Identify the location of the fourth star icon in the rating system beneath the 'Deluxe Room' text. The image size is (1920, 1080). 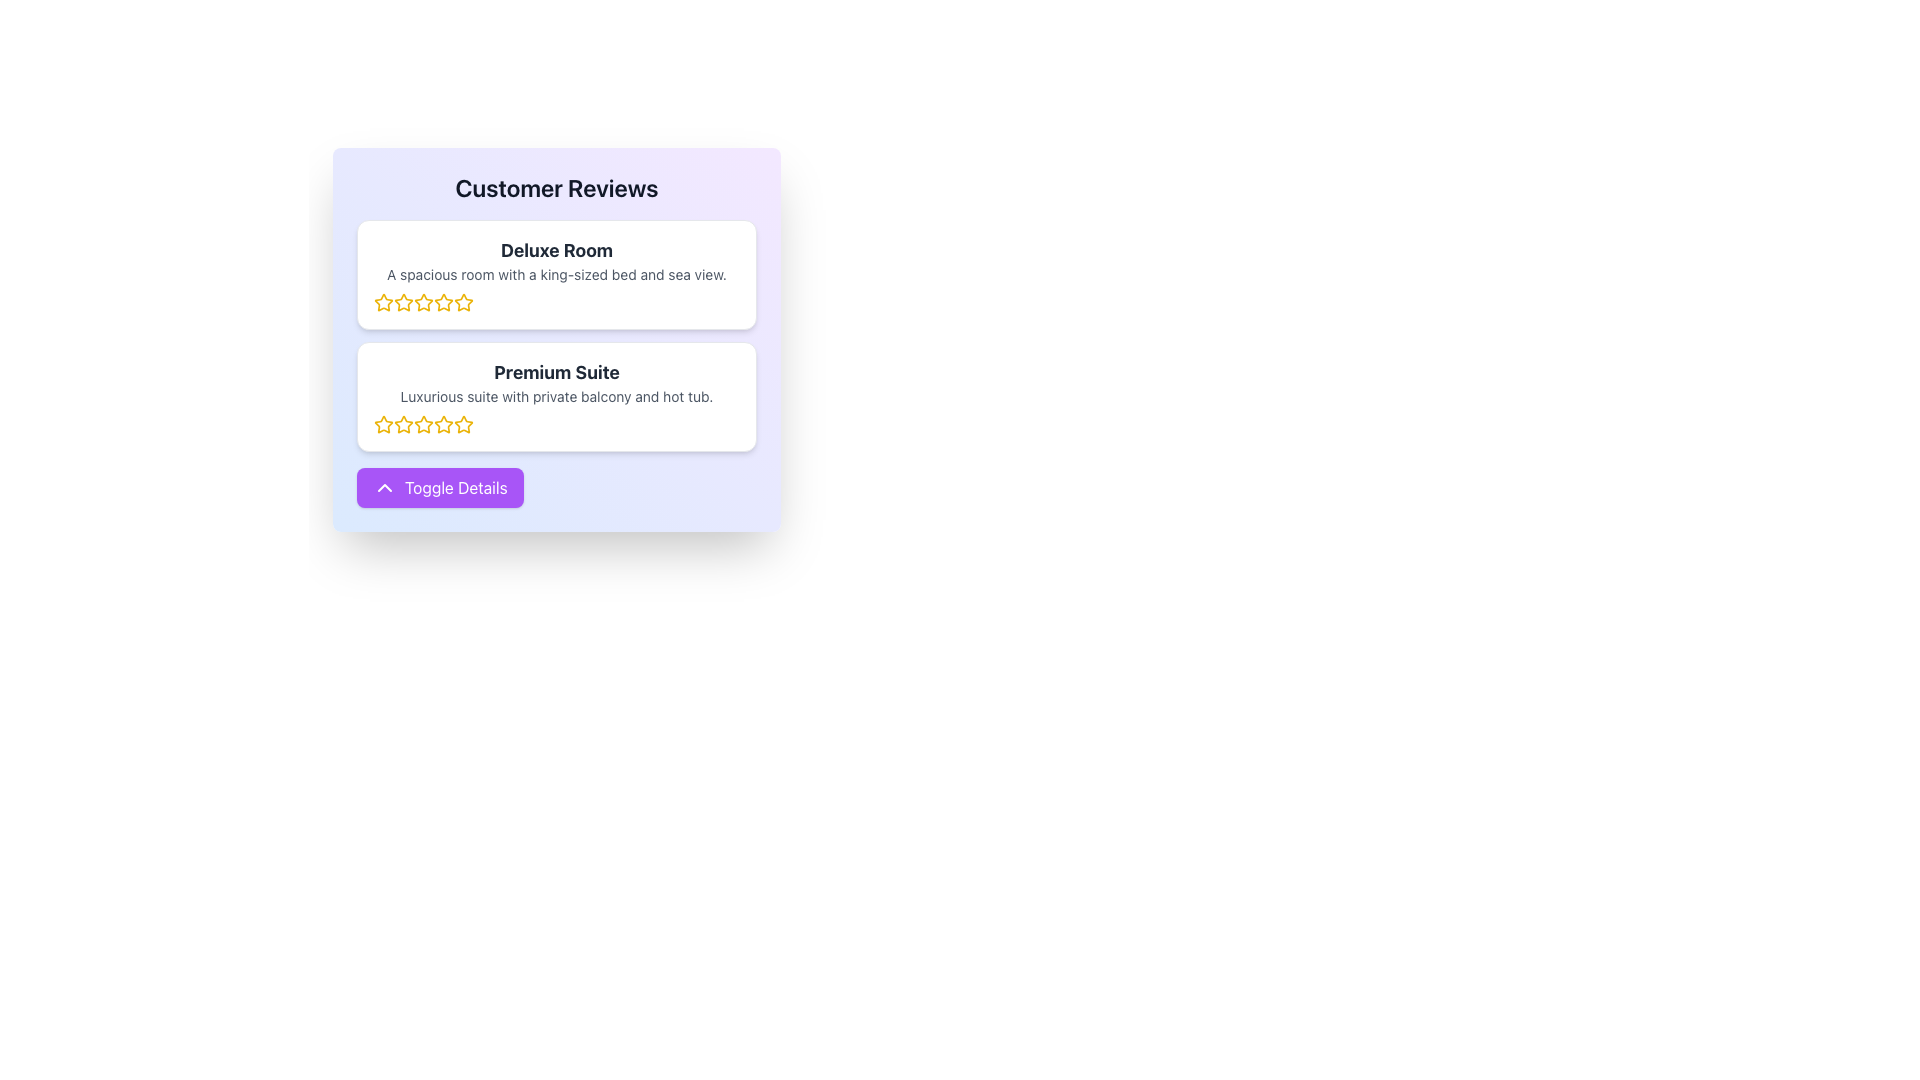
(422, 303).